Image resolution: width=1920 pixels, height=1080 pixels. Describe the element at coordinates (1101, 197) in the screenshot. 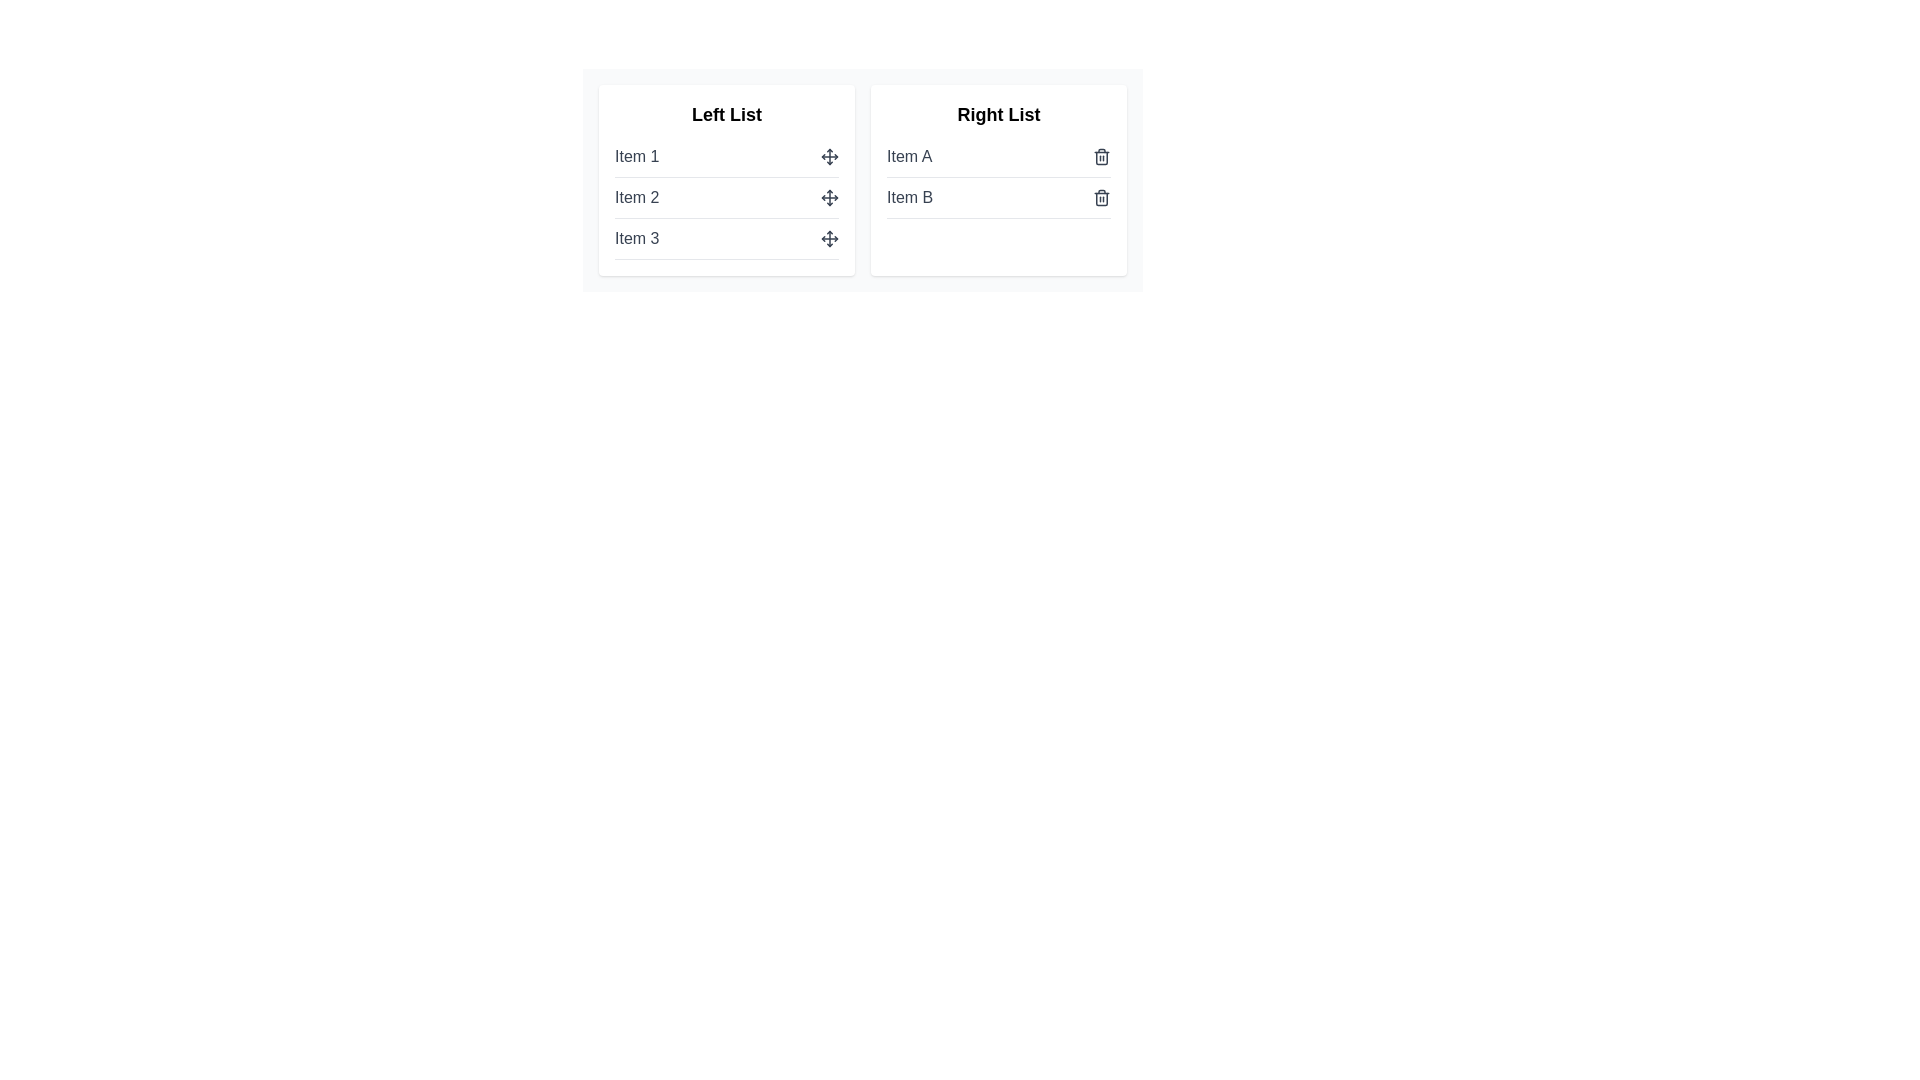

I see `delete icon next to Item B in the Right List` at that location.